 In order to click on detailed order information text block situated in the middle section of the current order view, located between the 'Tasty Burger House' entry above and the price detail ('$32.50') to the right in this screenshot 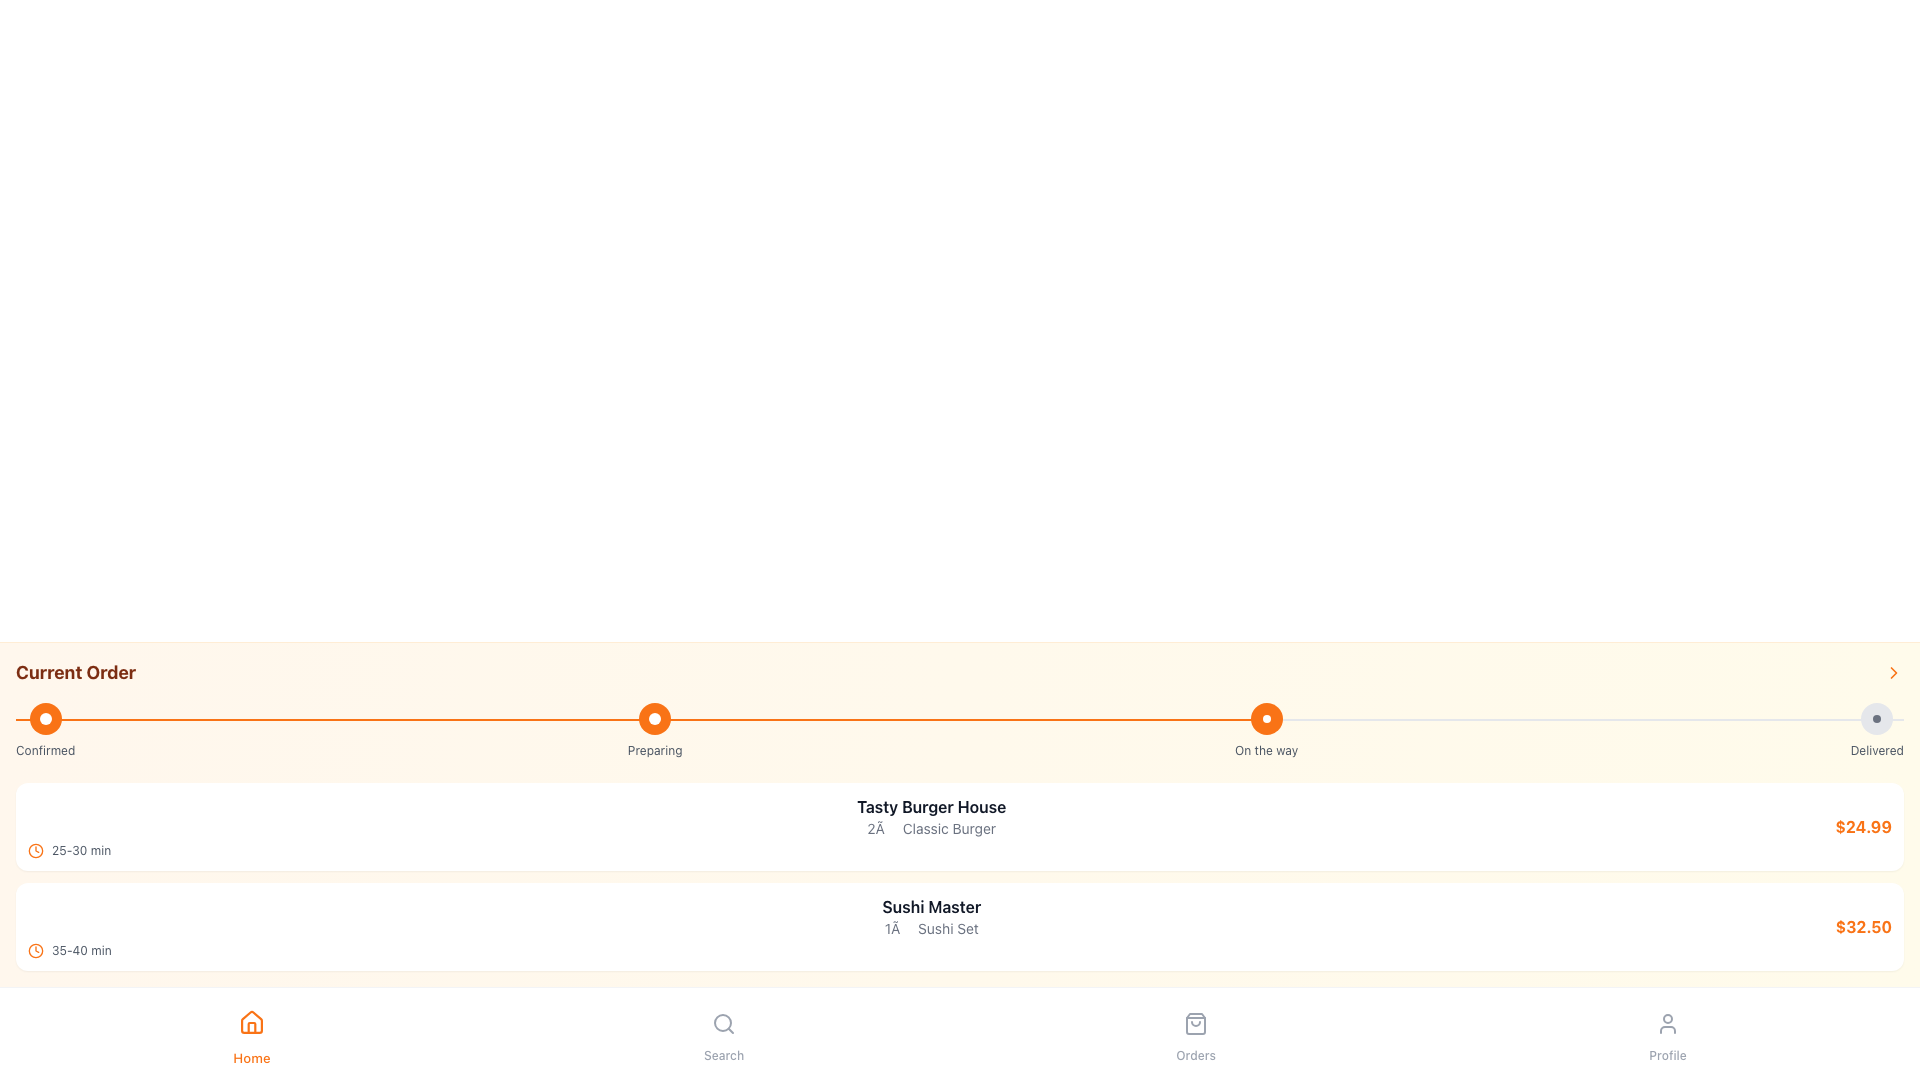, I will do `click(930, 926)`.